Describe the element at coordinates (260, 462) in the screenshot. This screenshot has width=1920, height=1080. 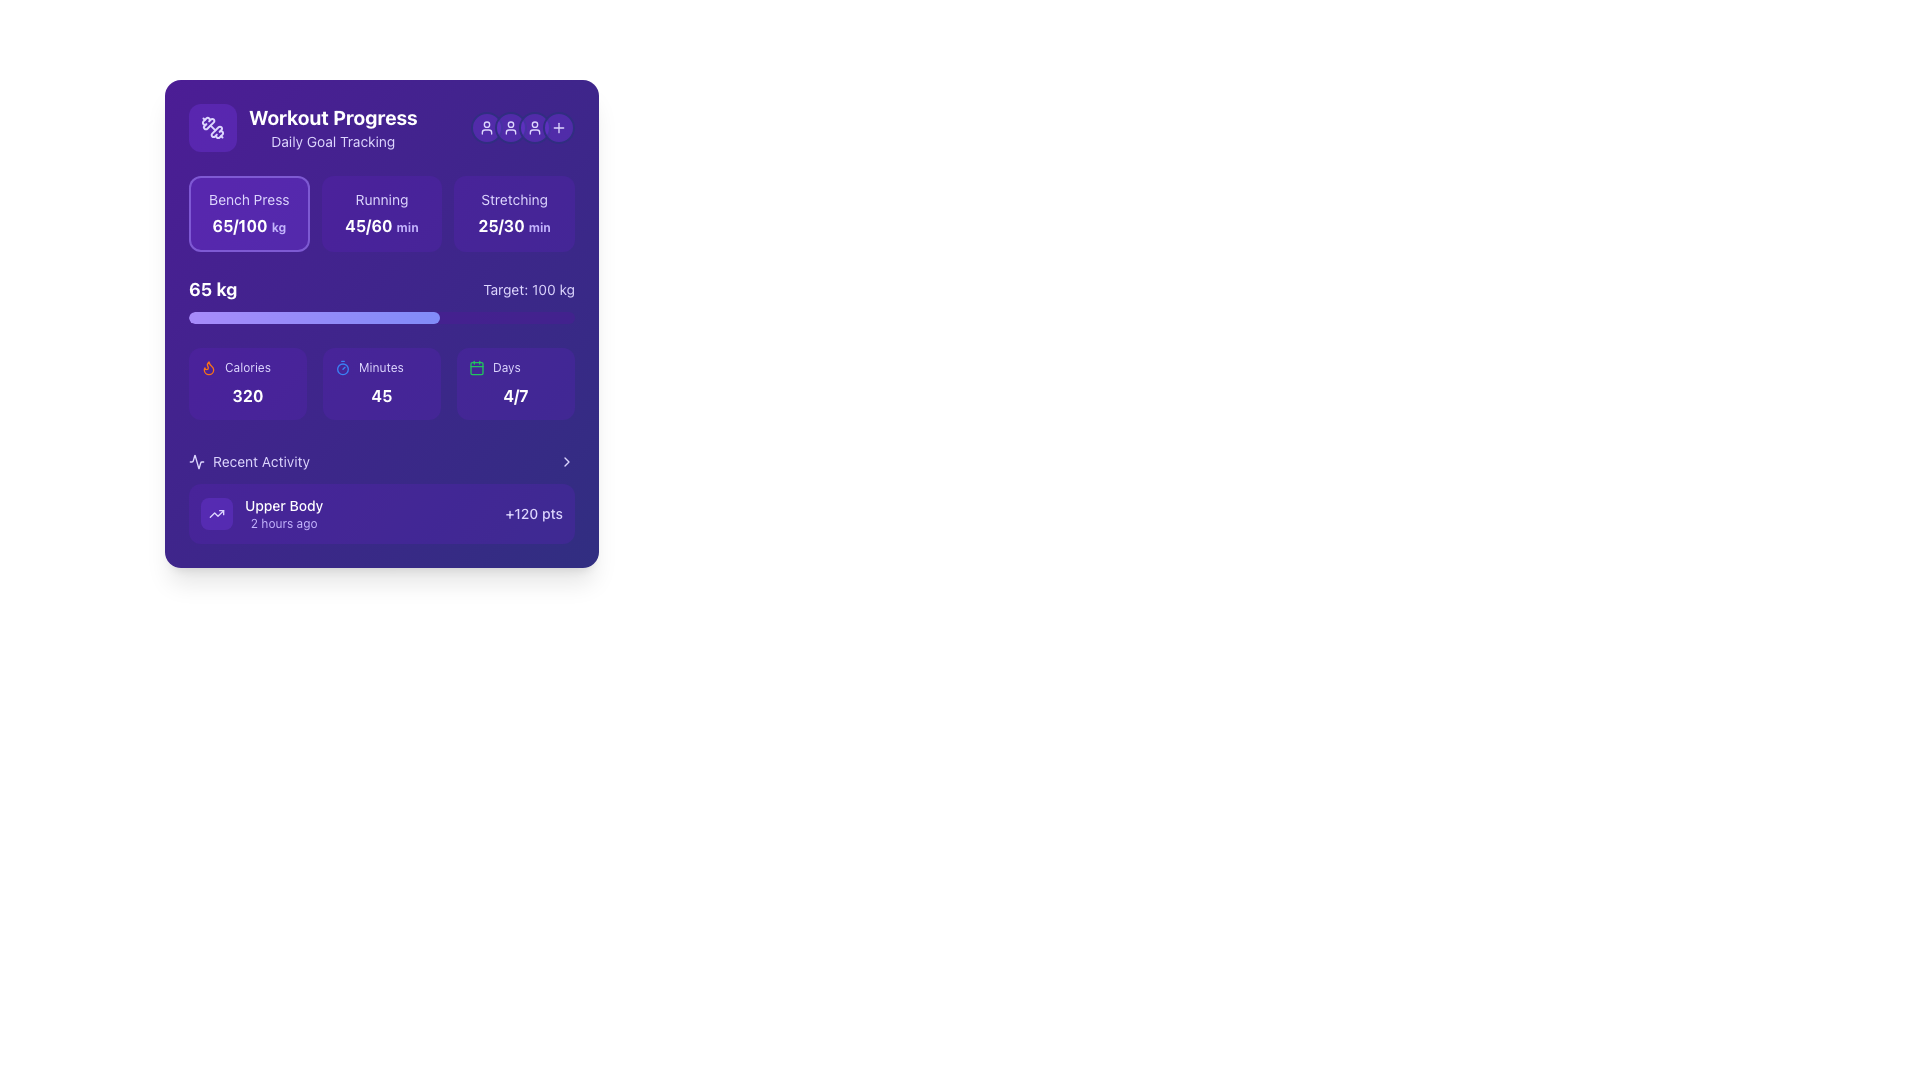
I see `the 'Recent Activity' text label, which is styled in white font on a purple background and located just above the 'Upper Body' section` at that location.